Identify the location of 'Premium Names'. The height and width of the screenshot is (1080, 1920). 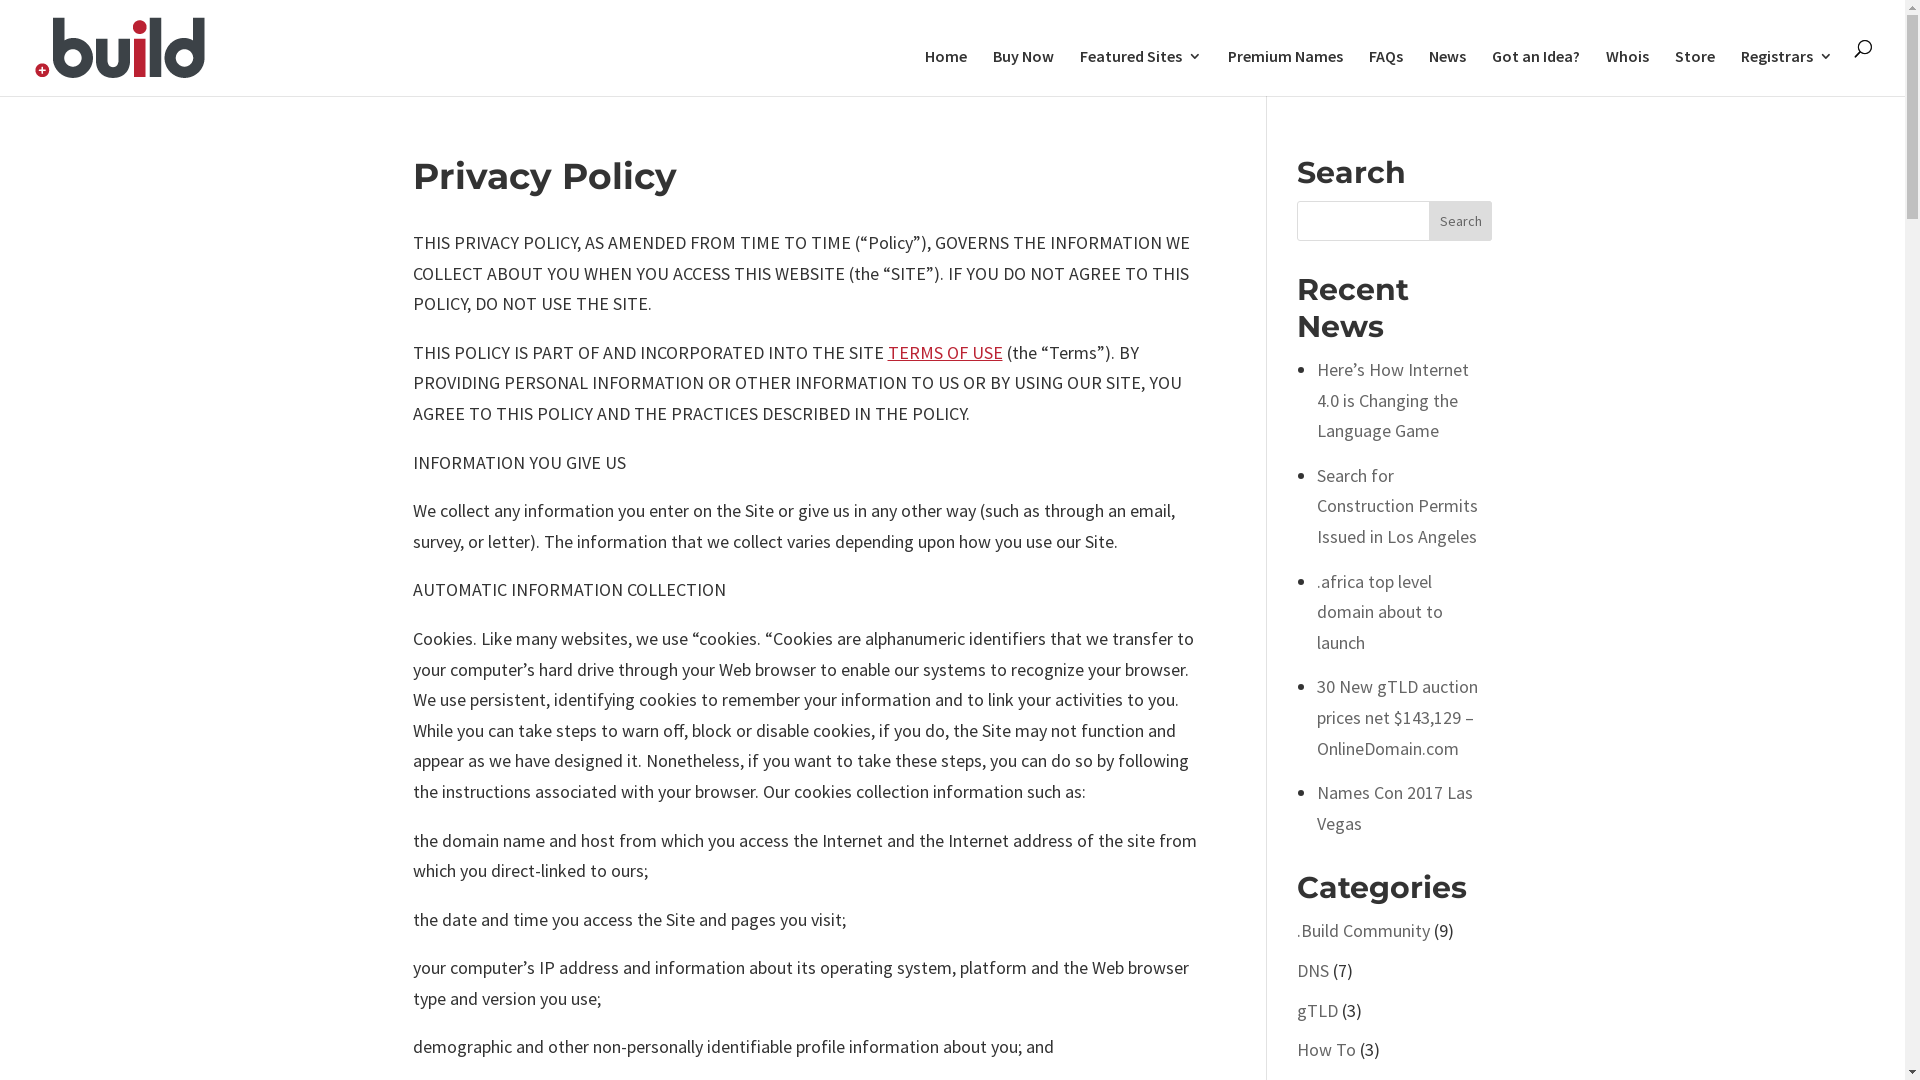
(1227, 71).